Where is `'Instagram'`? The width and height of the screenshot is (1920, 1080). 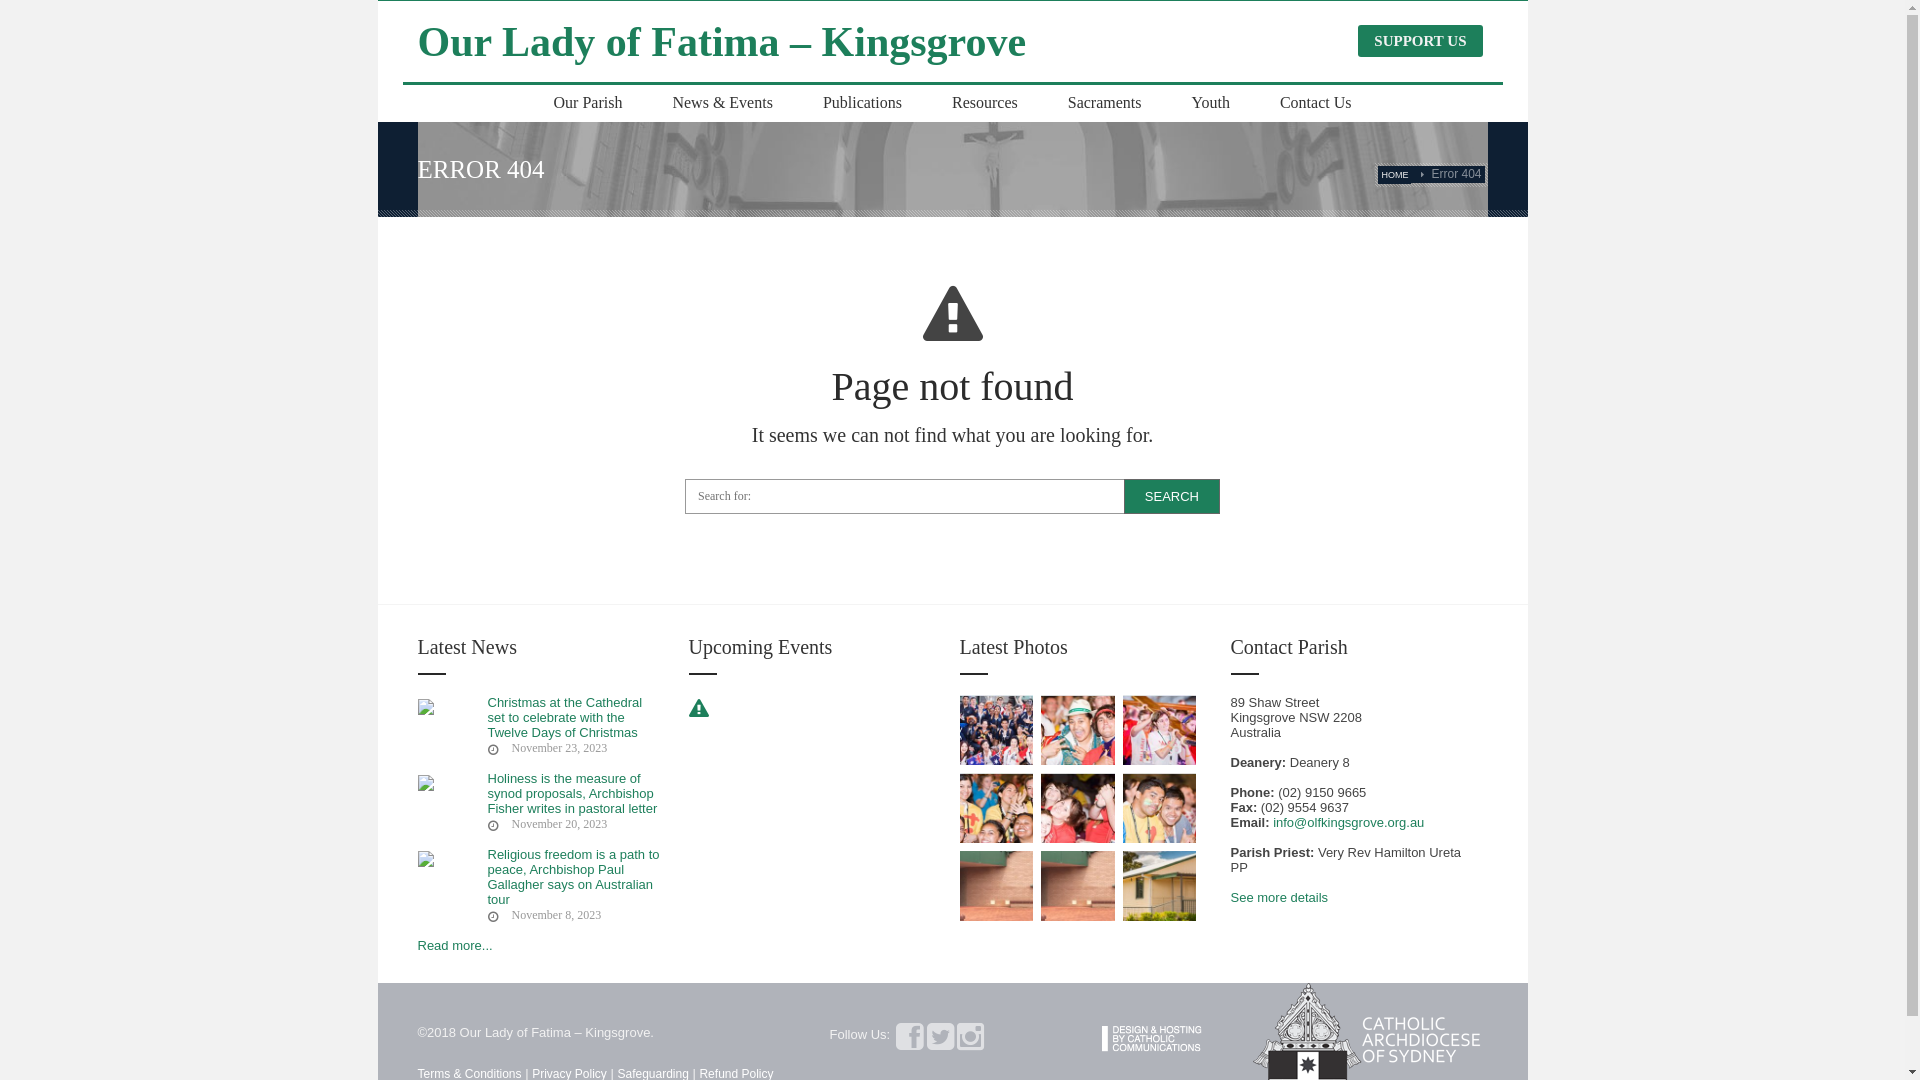 'Instagram' is located at coordinates (970, 1041).